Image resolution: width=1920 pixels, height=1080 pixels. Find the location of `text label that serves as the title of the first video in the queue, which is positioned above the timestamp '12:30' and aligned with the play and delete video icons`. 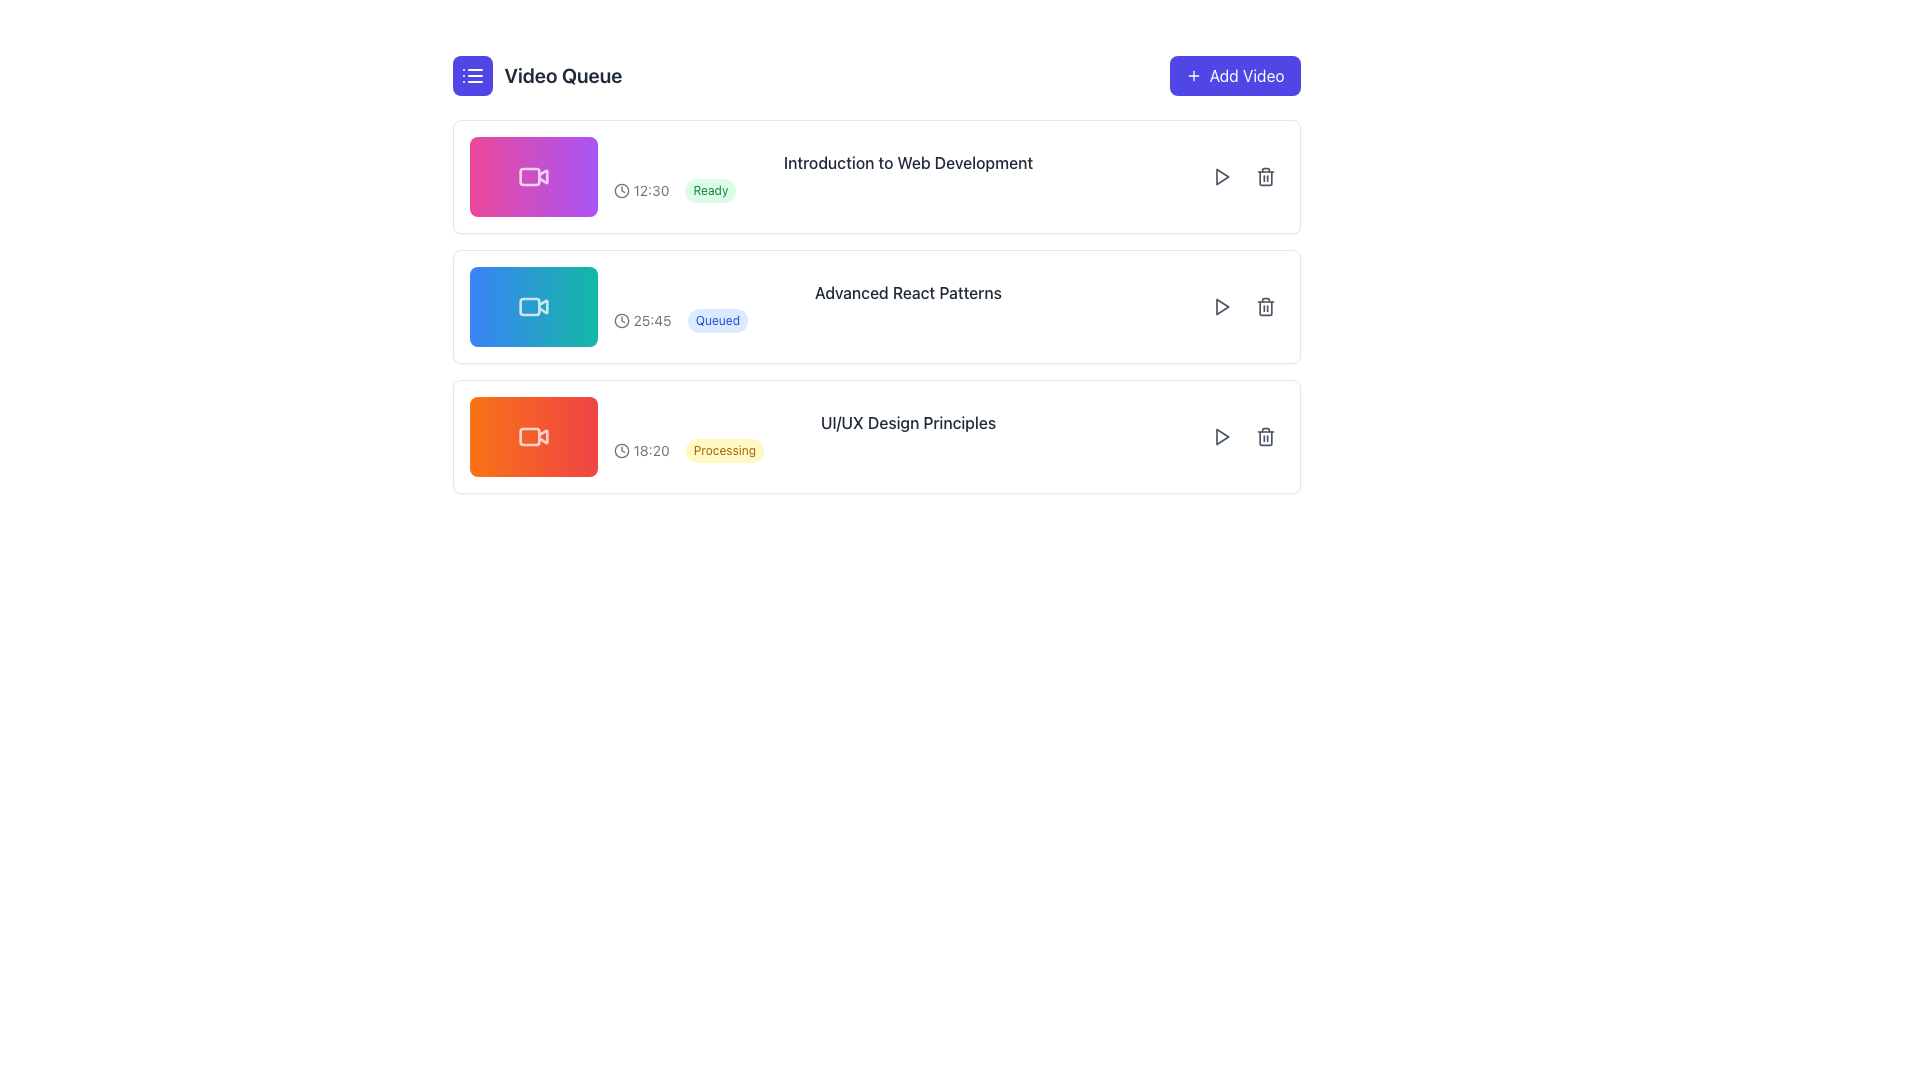

text label that serves as the title of the first video in the queue, which is positioned above the timestamp '12:30' and aligned with the play and delete video icons is located at coordinates (907, 161).